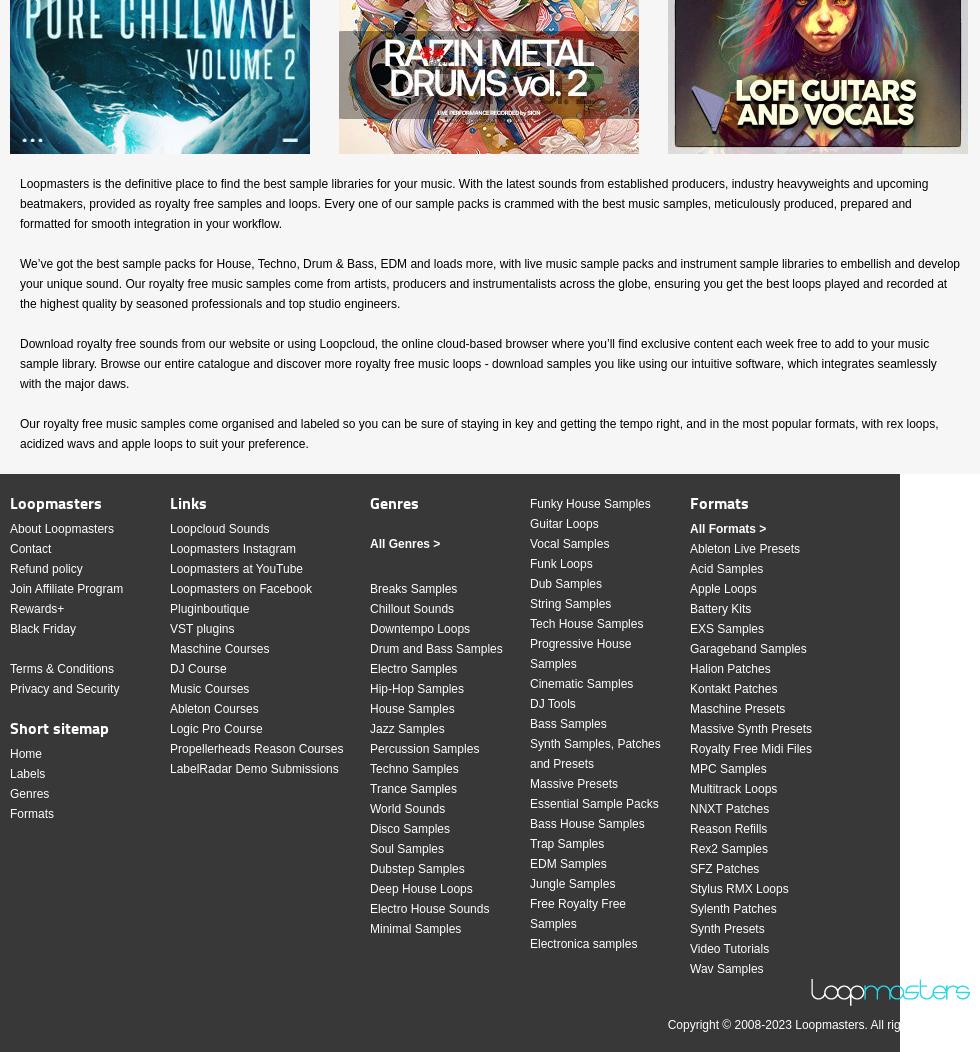 Image resolution: width=980 pixels, height=1052 pixels. Describe the element at coordinates (61, 529) in the screenshot. I see `'About Loopmasters'` at that location.